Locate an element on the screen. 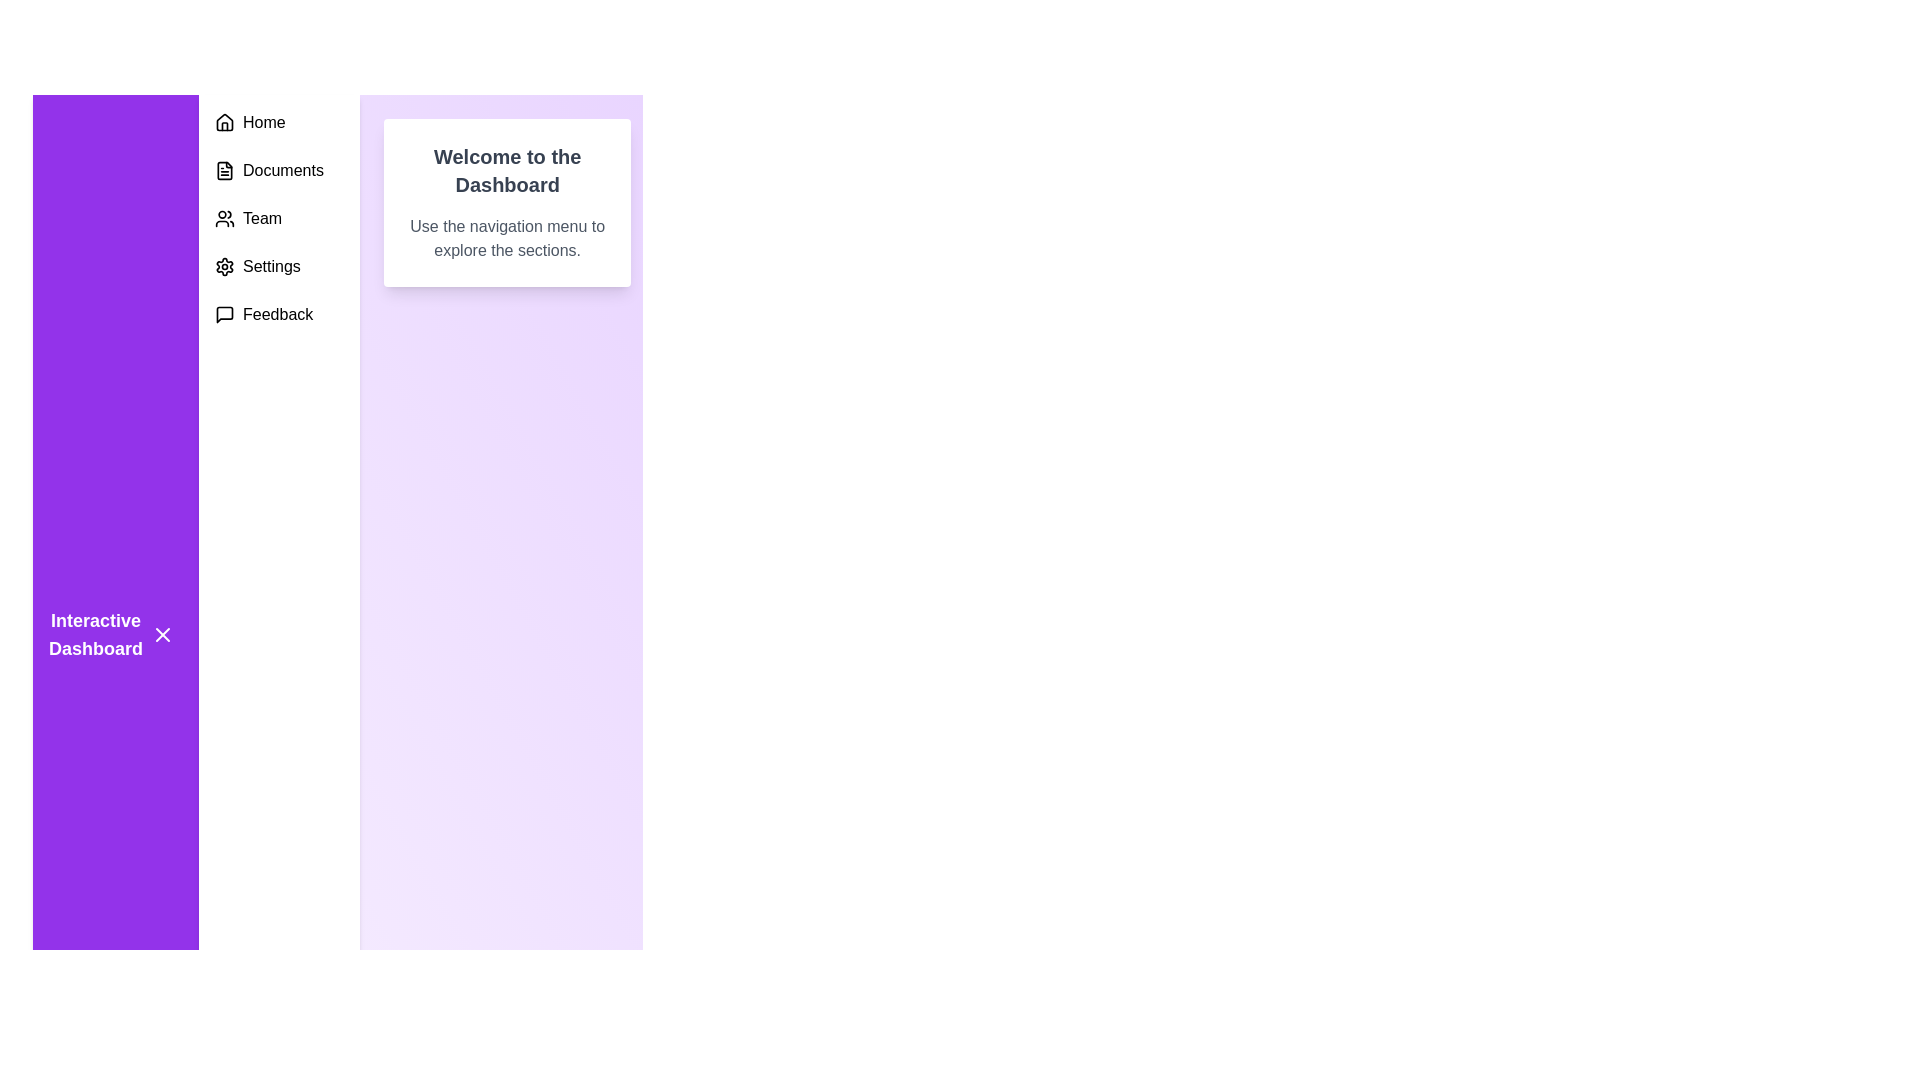 The height and width of the screenshot is (1080, 1920). the 'Team' text label in the vertical menu on the left-hand side is located at coordinates (261, 219).